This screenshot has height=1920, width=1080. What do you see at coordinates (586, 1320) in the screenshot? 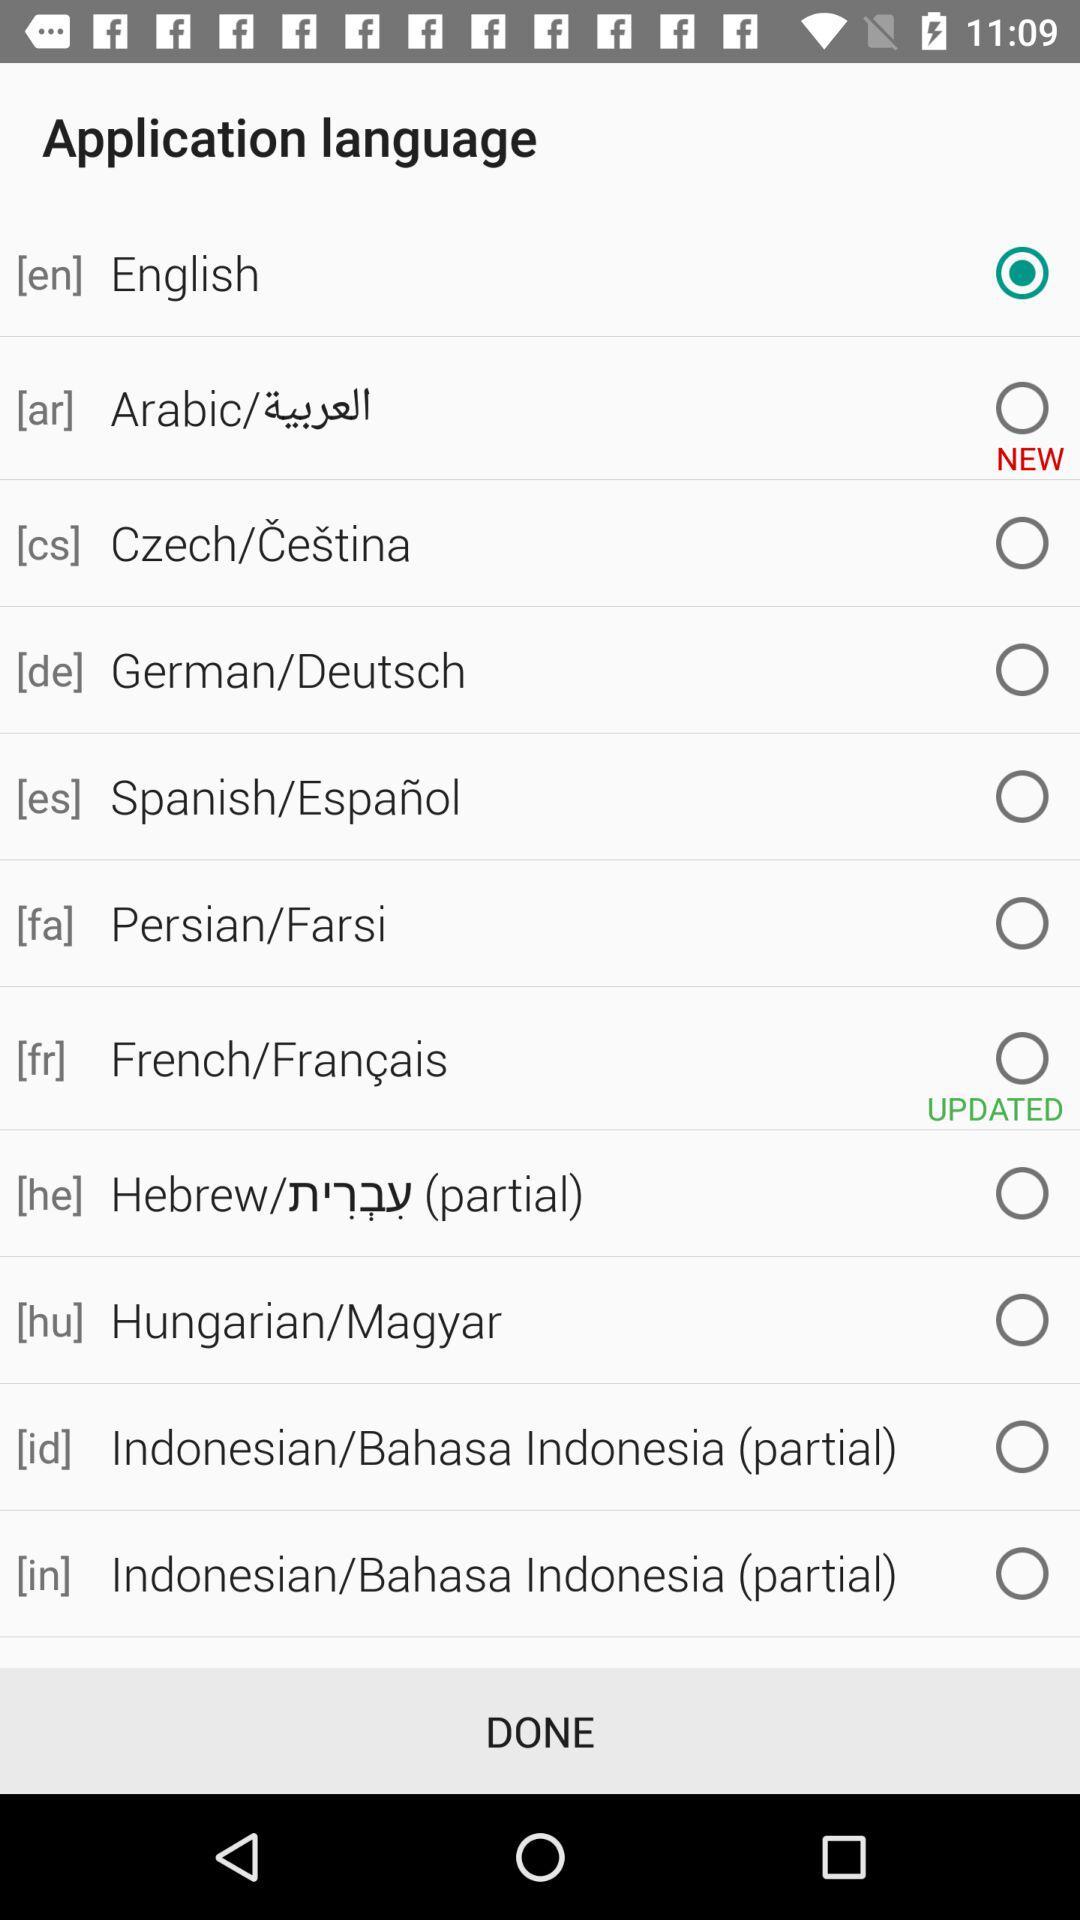
I see `the hungarian/magyar item` at bounding box center [586, 1320].